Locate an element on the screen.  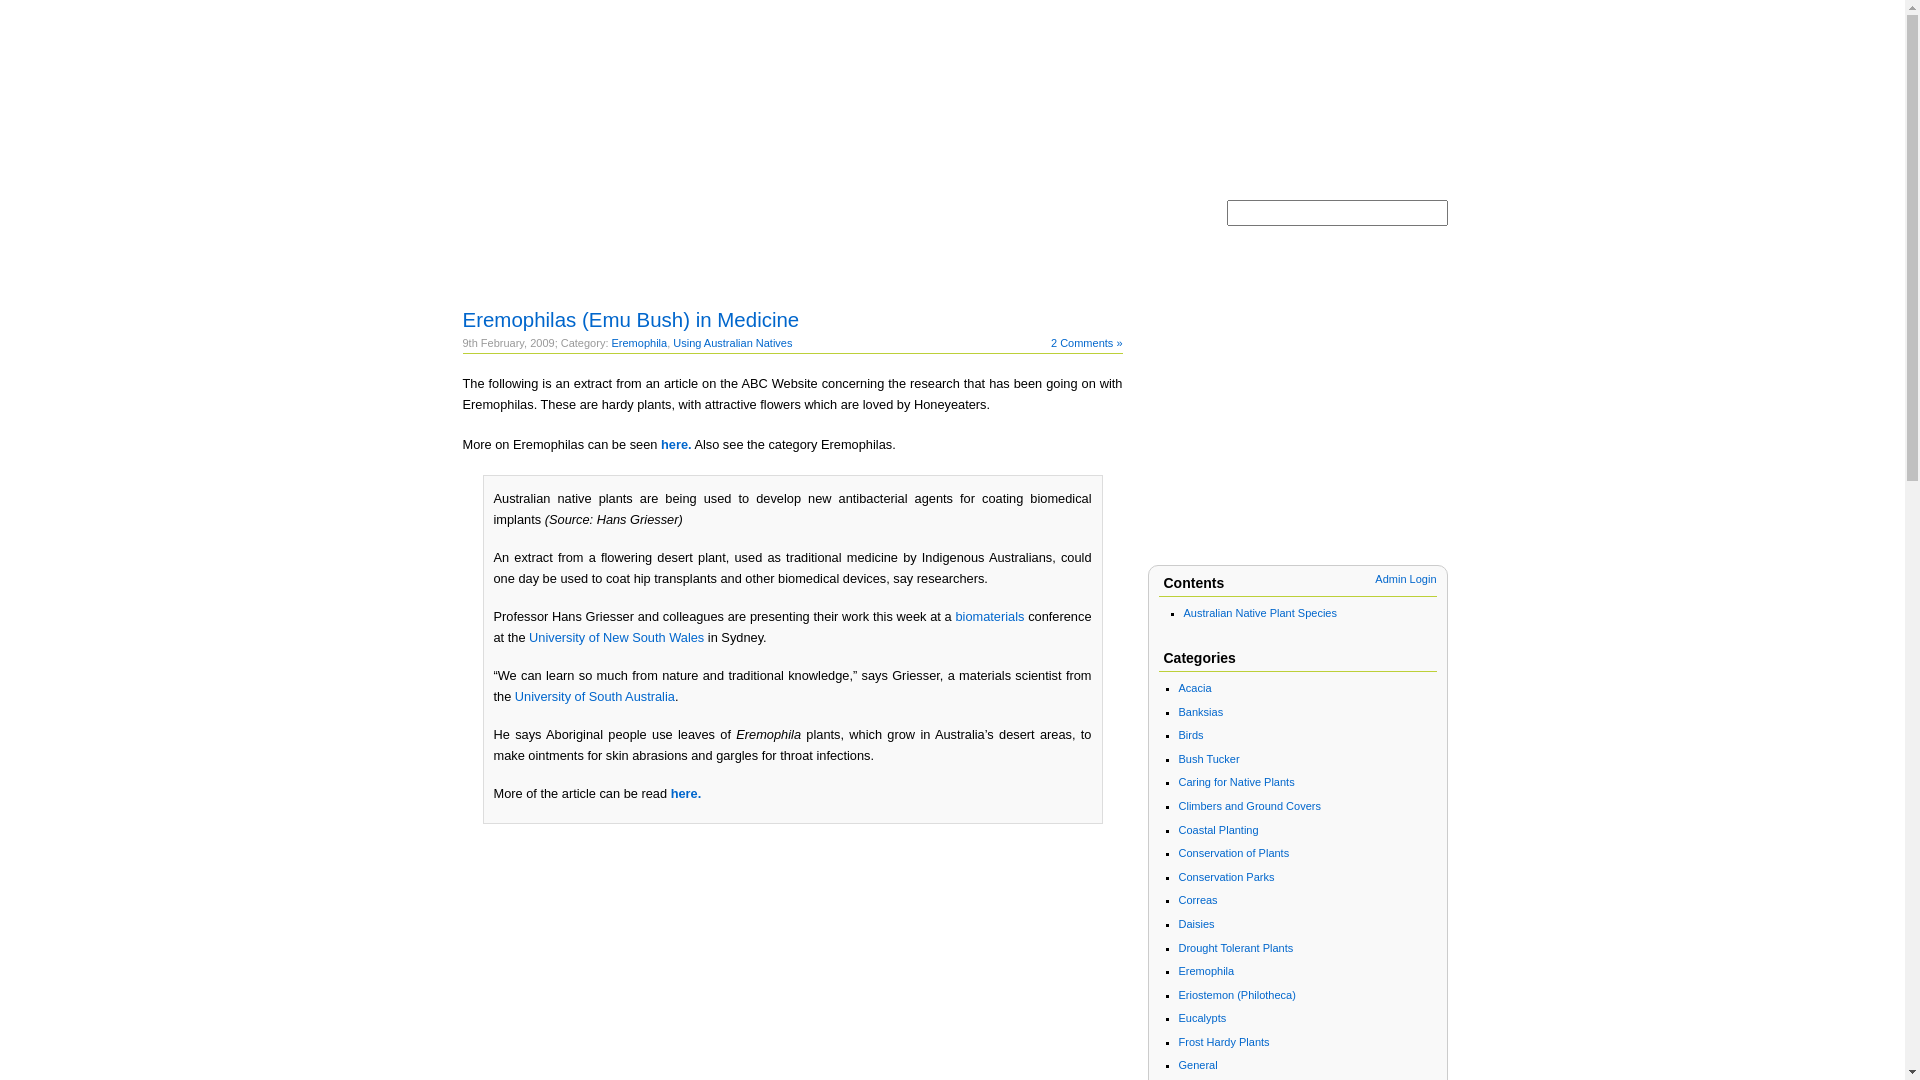
'University of South Australia' is located at coordinates (594, 695).